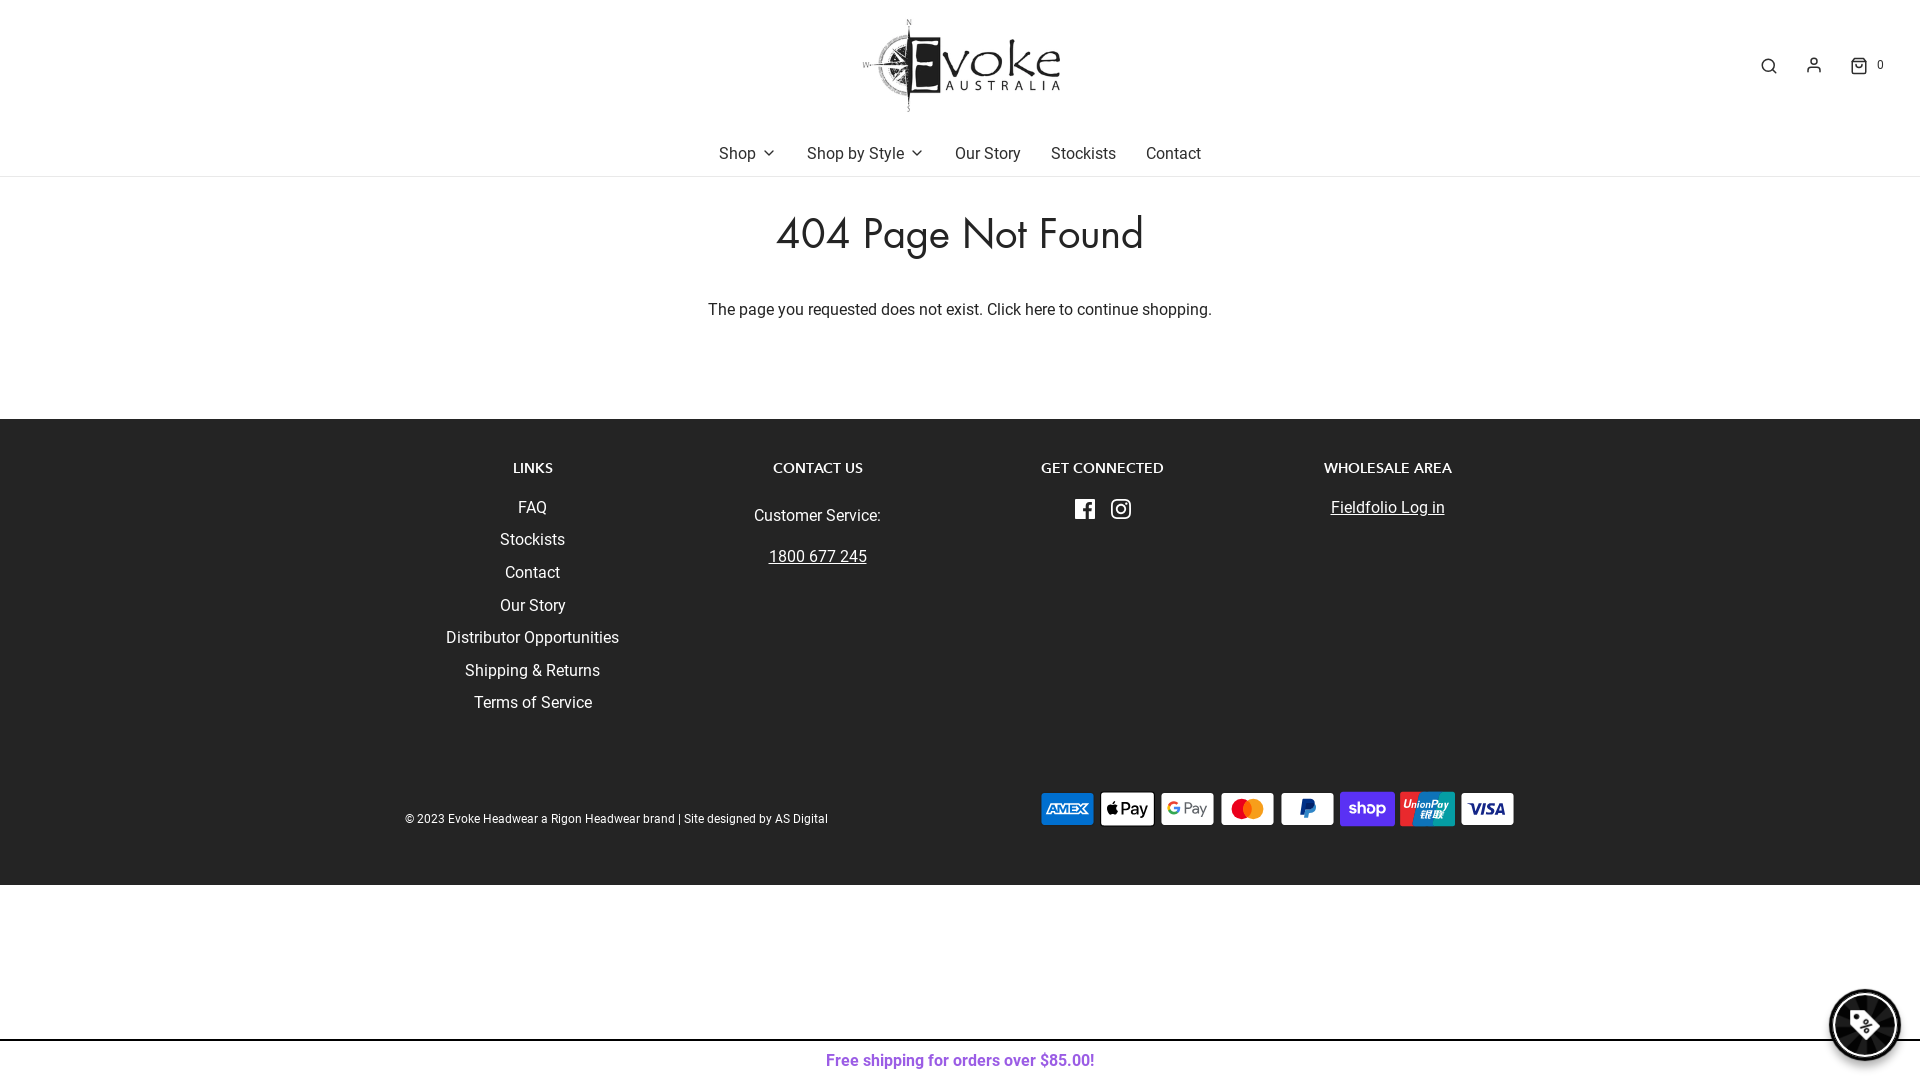  Describe the element at coordinates (1118, 507) in the screenshot. I see `'Instagram icon'` at that location.